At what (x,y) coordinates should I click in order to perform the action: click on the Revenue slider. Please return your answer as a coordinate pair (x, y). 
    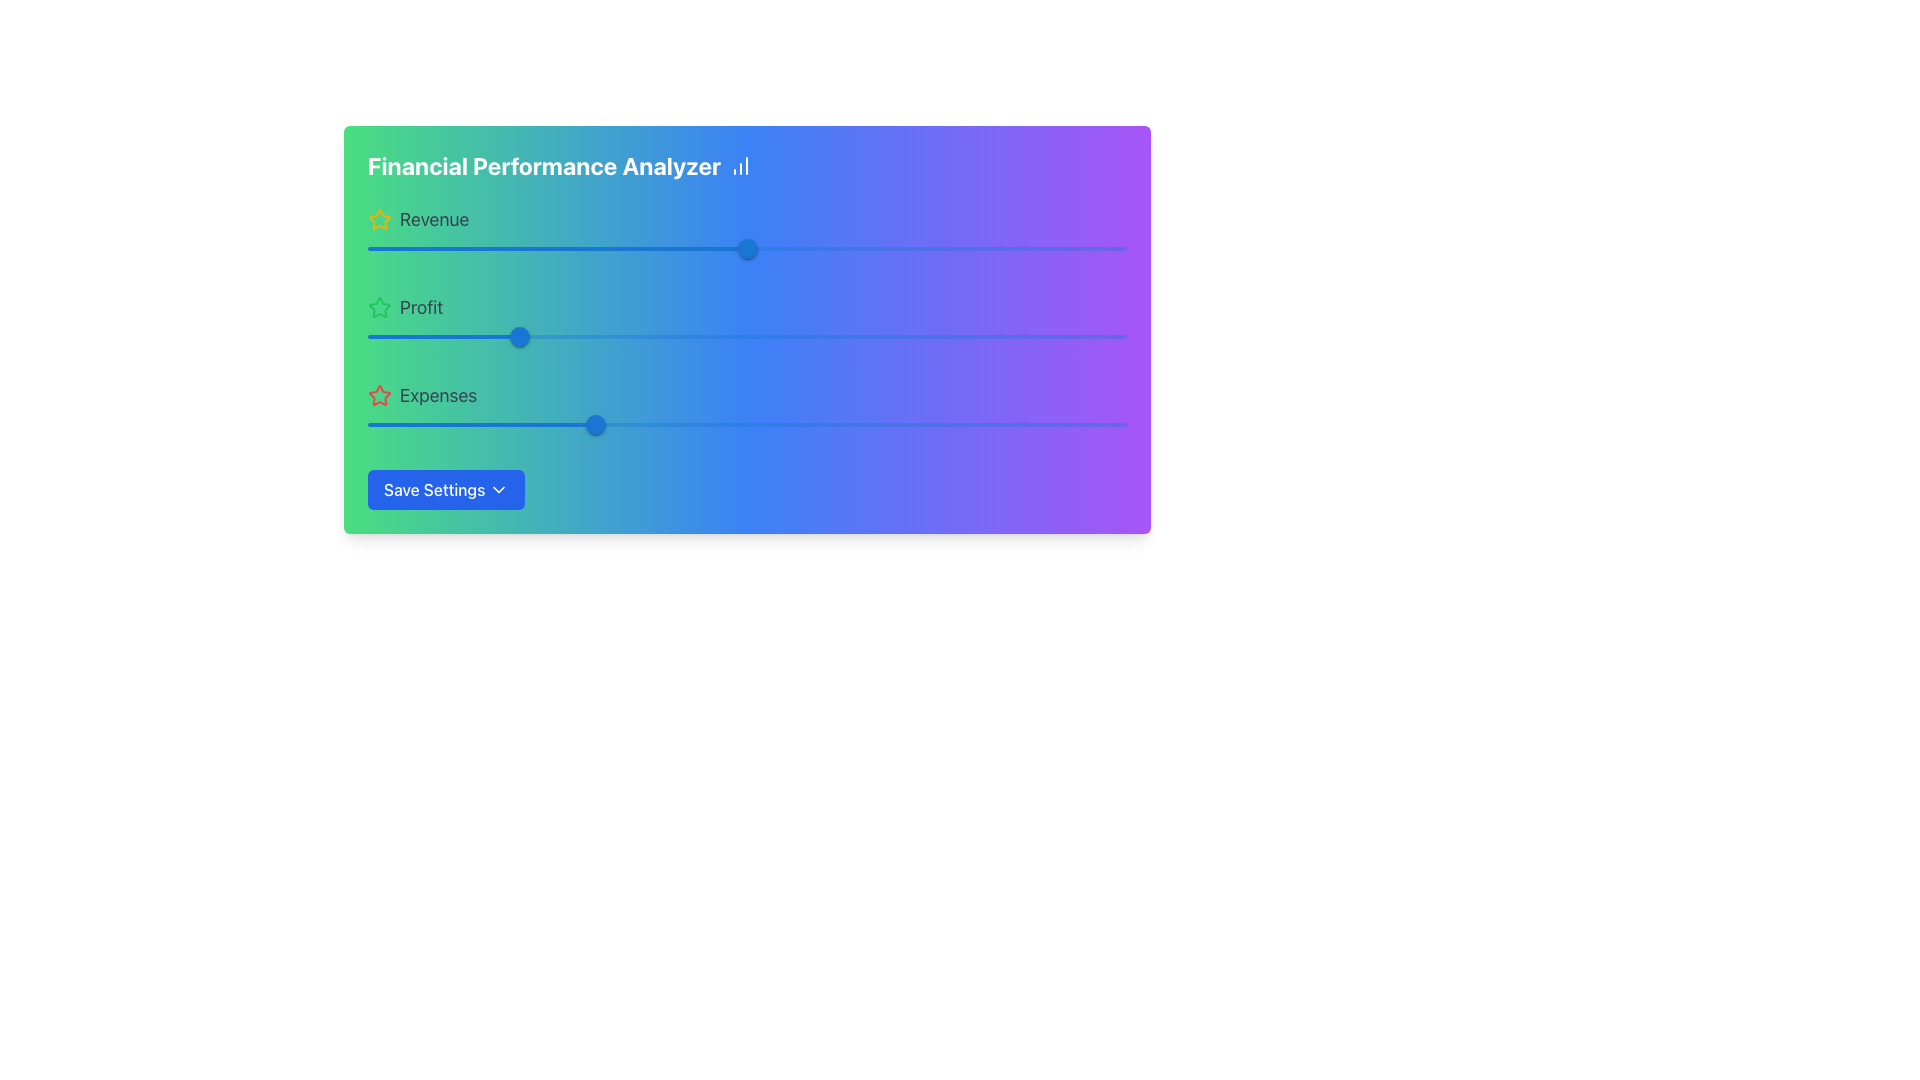
    Looking at the image, I should click on (1042, 248).